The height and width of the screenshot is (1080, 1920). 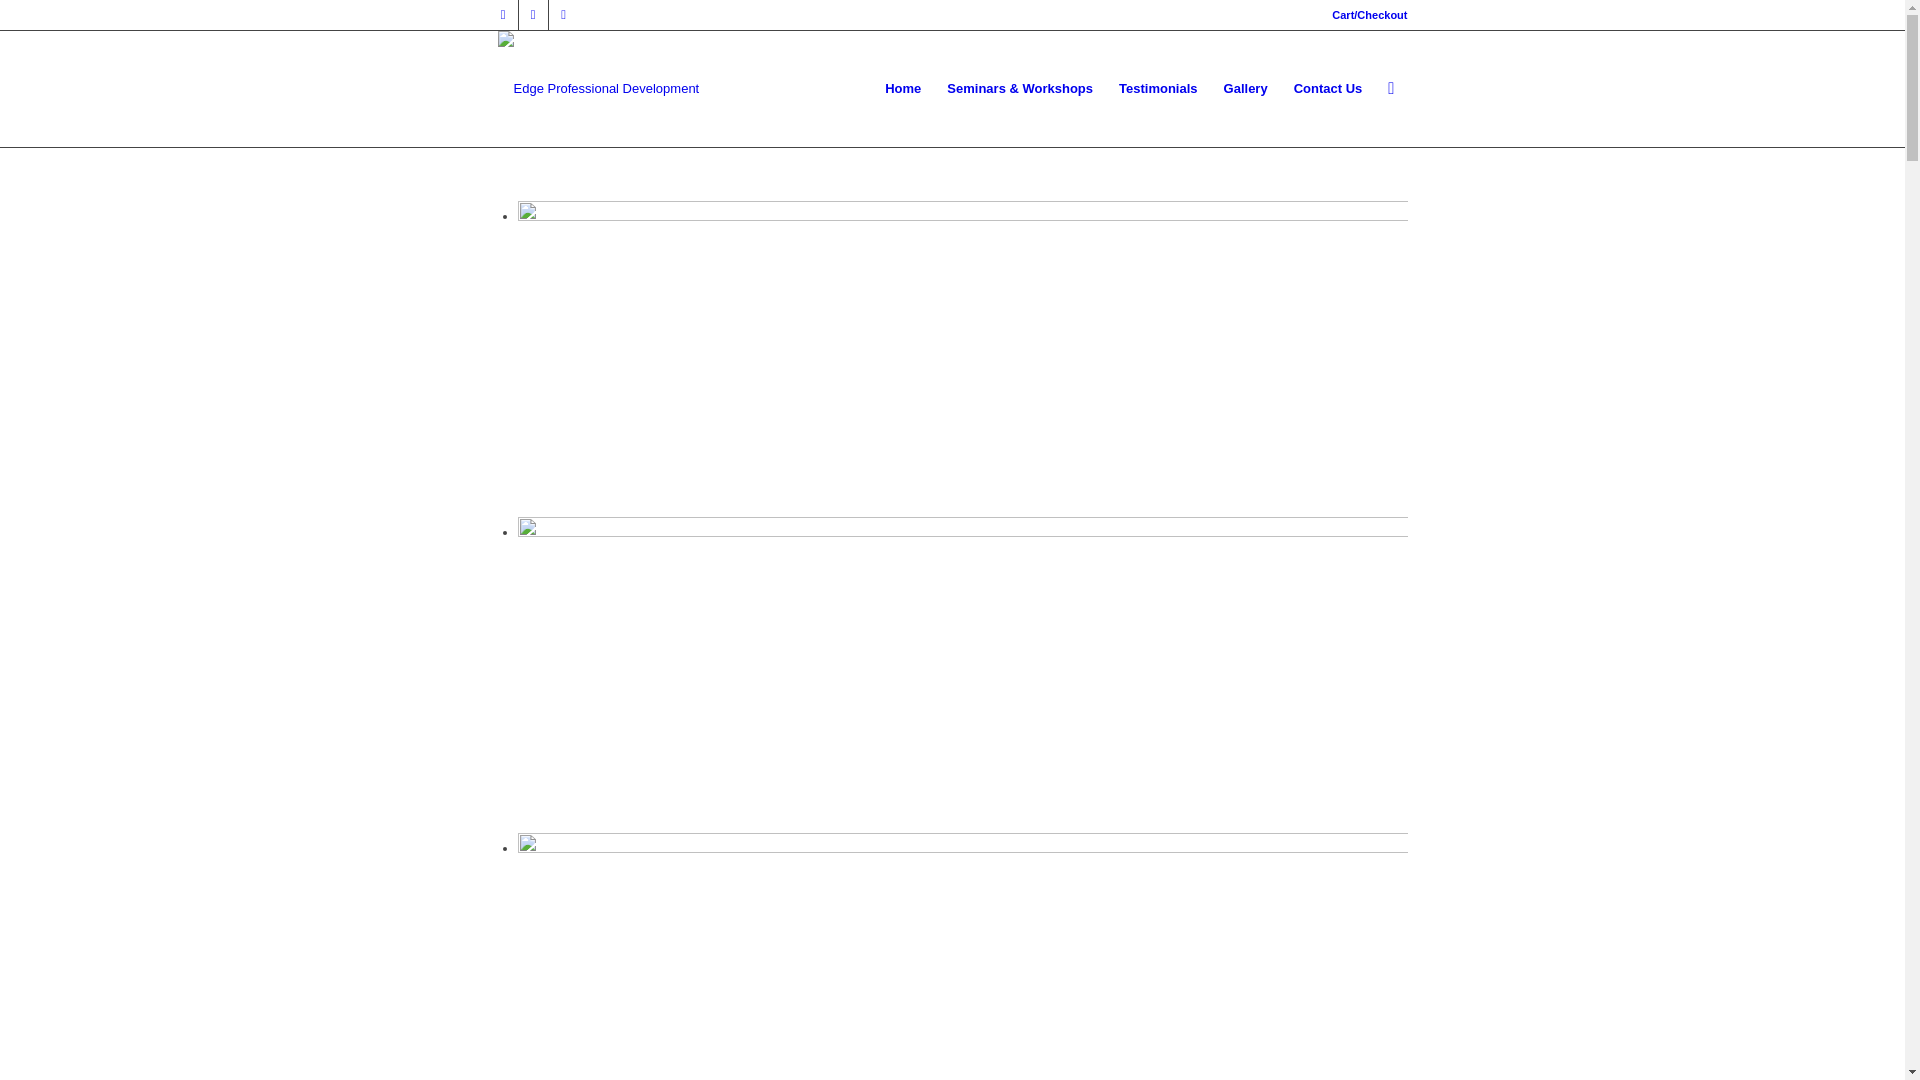 I want to click on 'Seminars & Workshops', so click(x=933, y=87).